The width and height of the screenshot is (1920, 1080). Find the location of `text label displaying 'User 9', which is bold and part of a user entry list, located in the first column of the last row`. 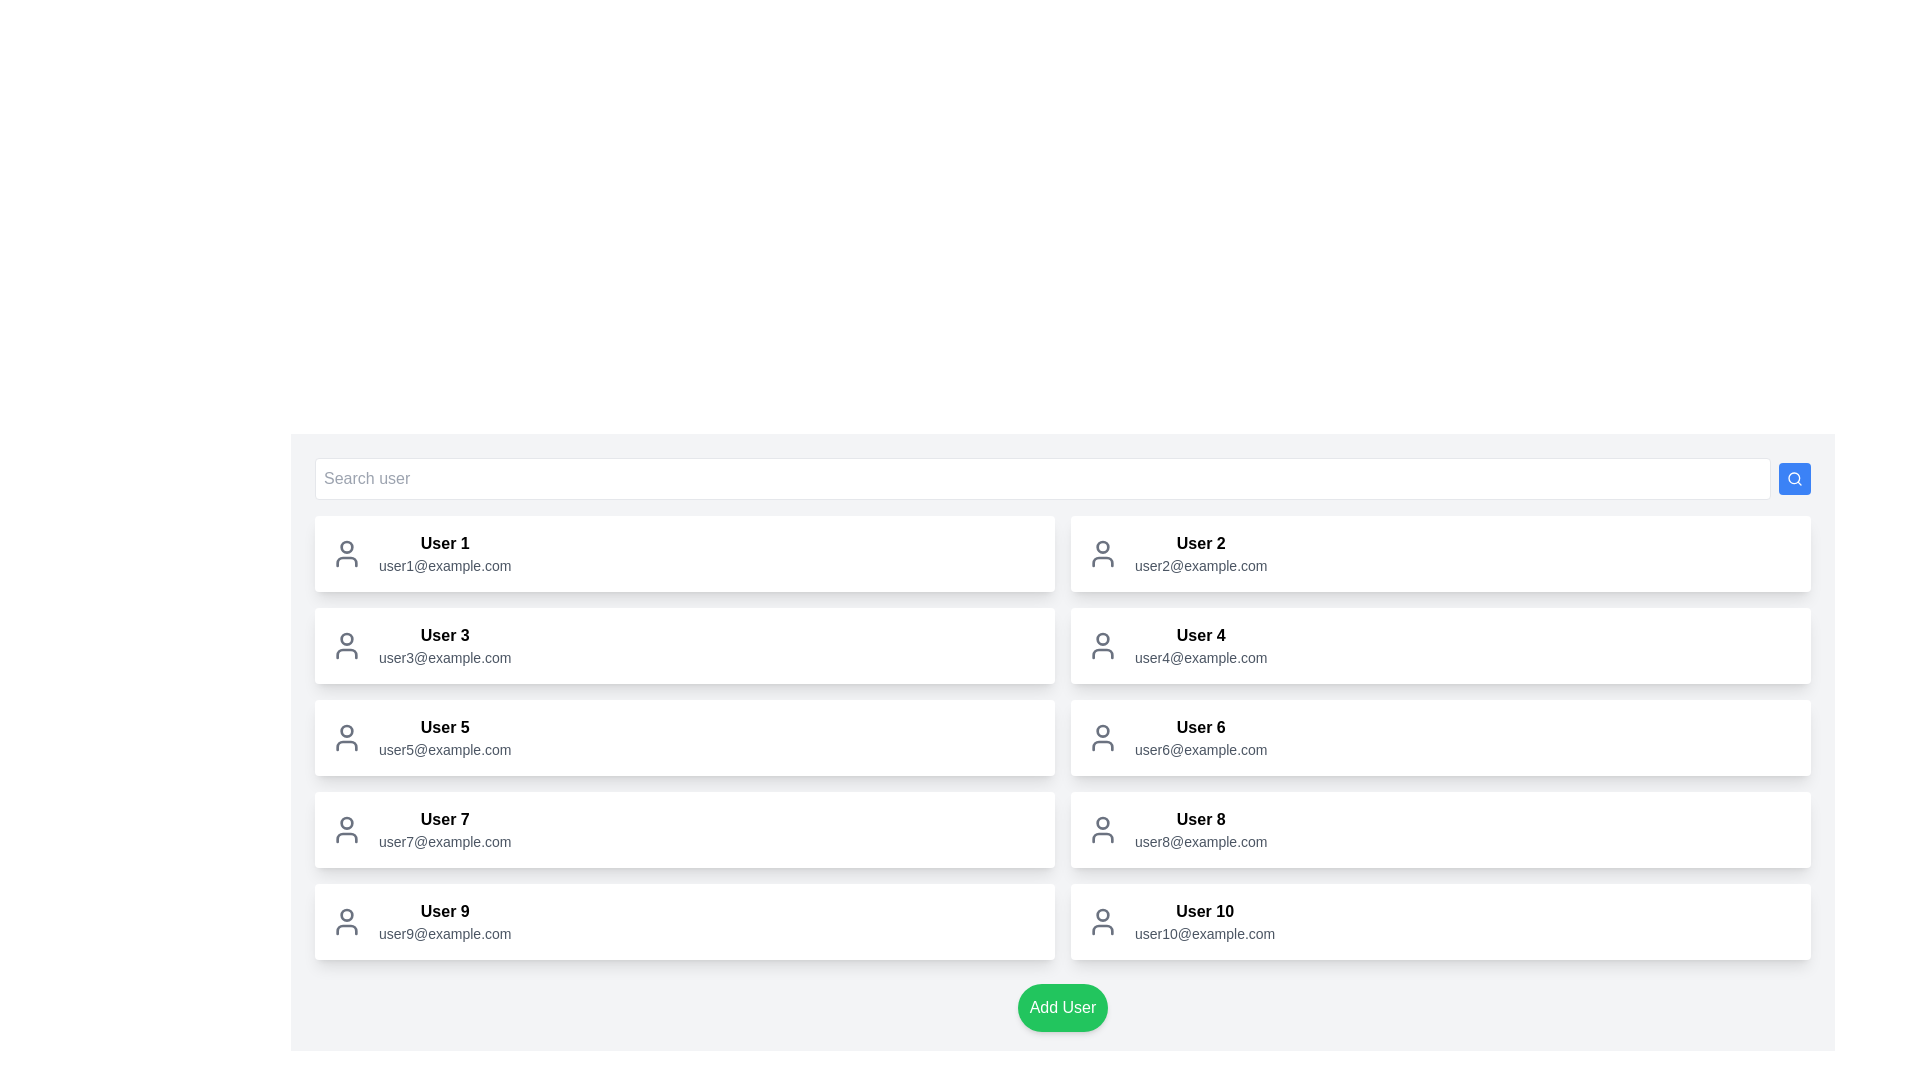

text label displaying 'User 9', which is bold and part of a user entry list, located in the first column of the last row is located at coordinates (444, 911).